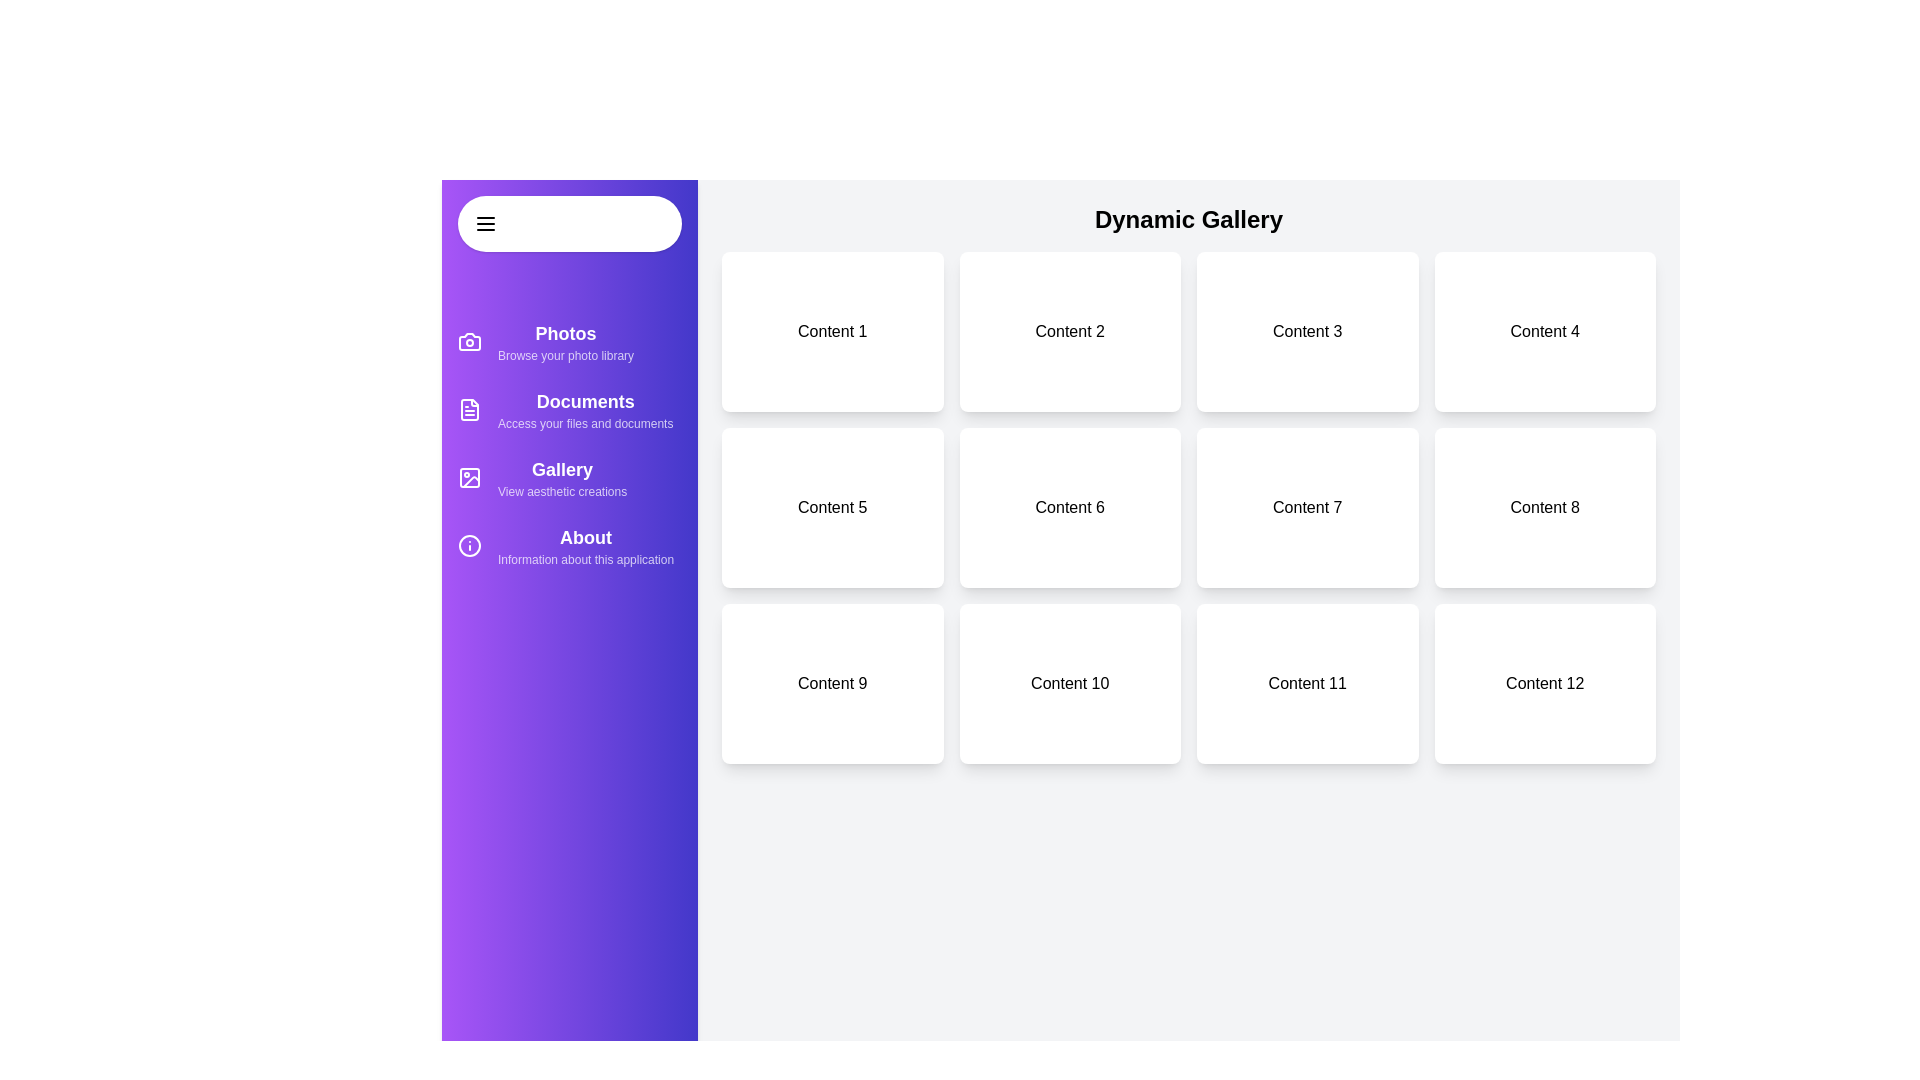  What do you see at coordinates (569, 478) in the screenshot?
I see `the category item labeled 'Gallery' to observe its hover effect` at bounding box center [569, 478].